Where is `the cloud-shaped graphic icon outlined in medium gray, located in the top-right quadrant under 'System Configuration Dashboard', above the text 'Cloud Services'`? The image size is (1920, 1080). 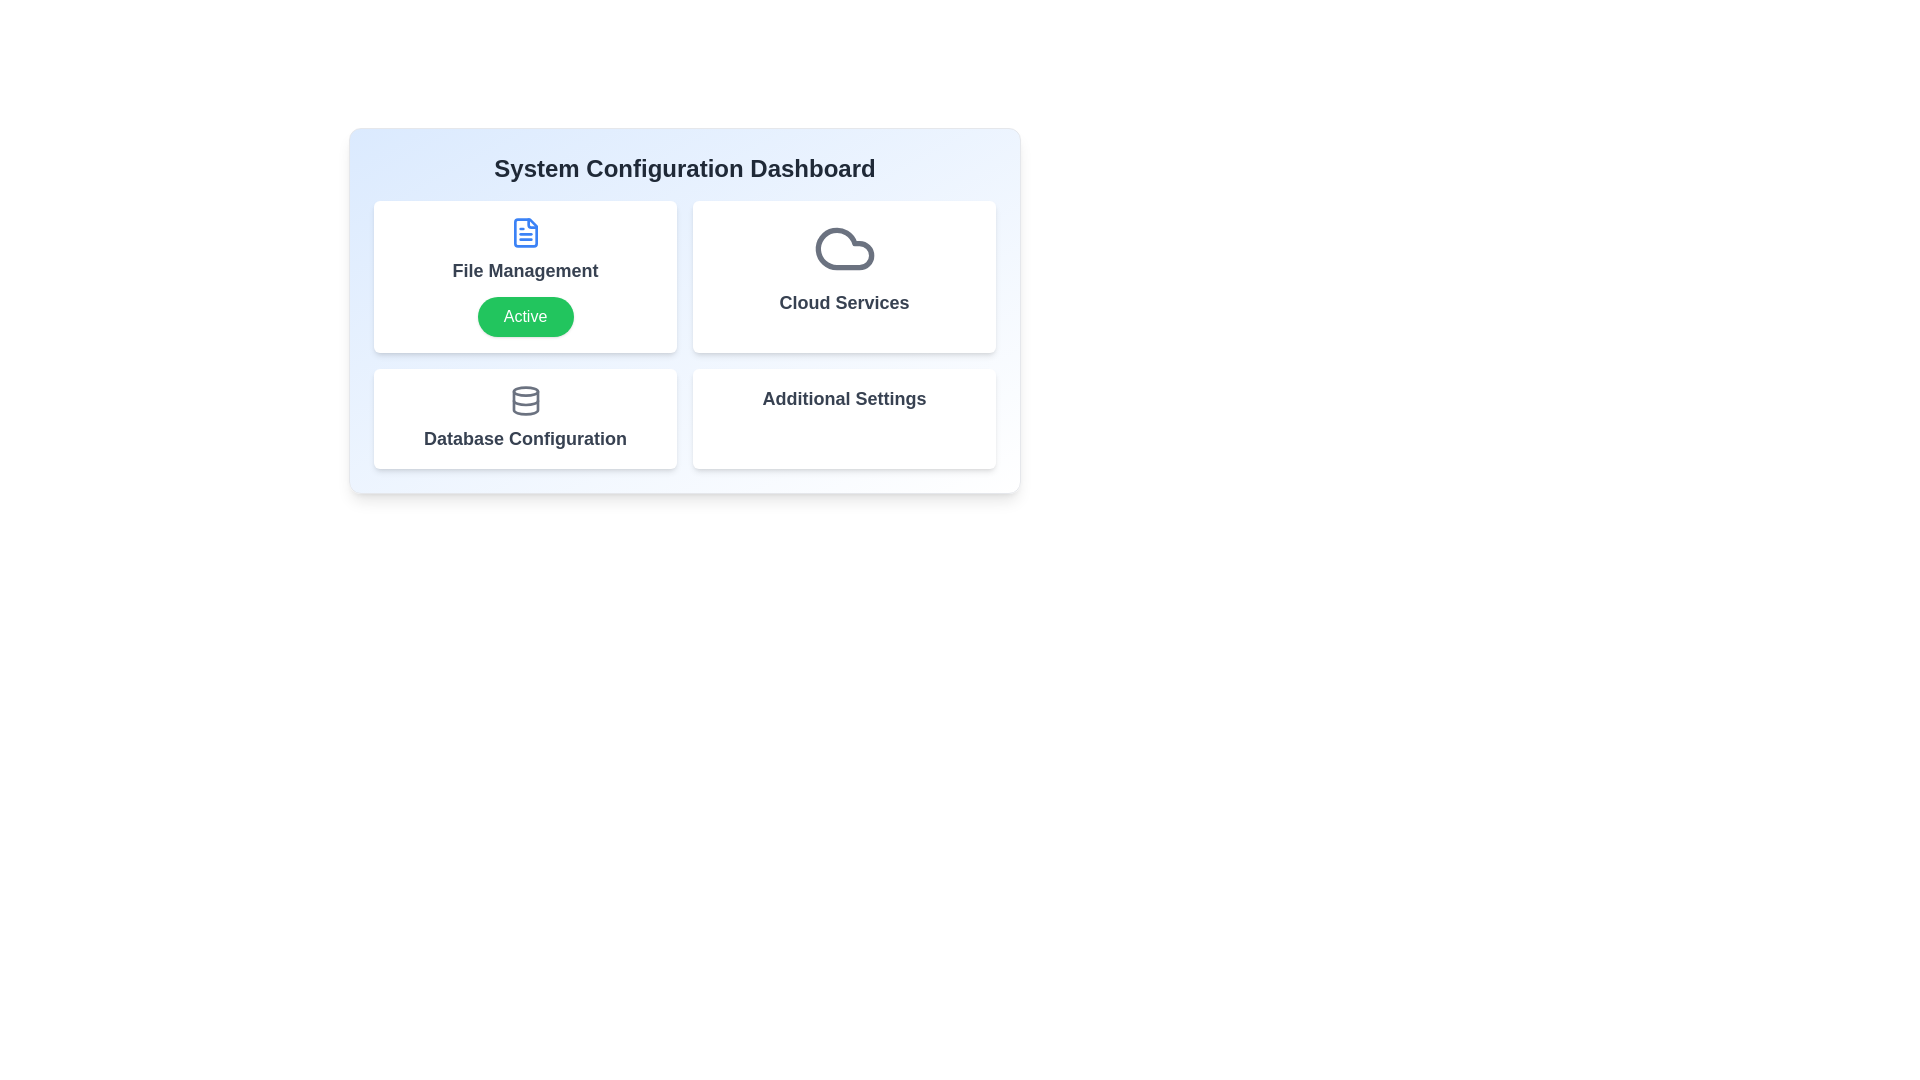 the cloud-shaped graphic icon outlined in medium gray, located in the top-right quadrant under 'System Configuration Dashboard', above the text 'Cloud Services' is located at coordinates (844, 248).